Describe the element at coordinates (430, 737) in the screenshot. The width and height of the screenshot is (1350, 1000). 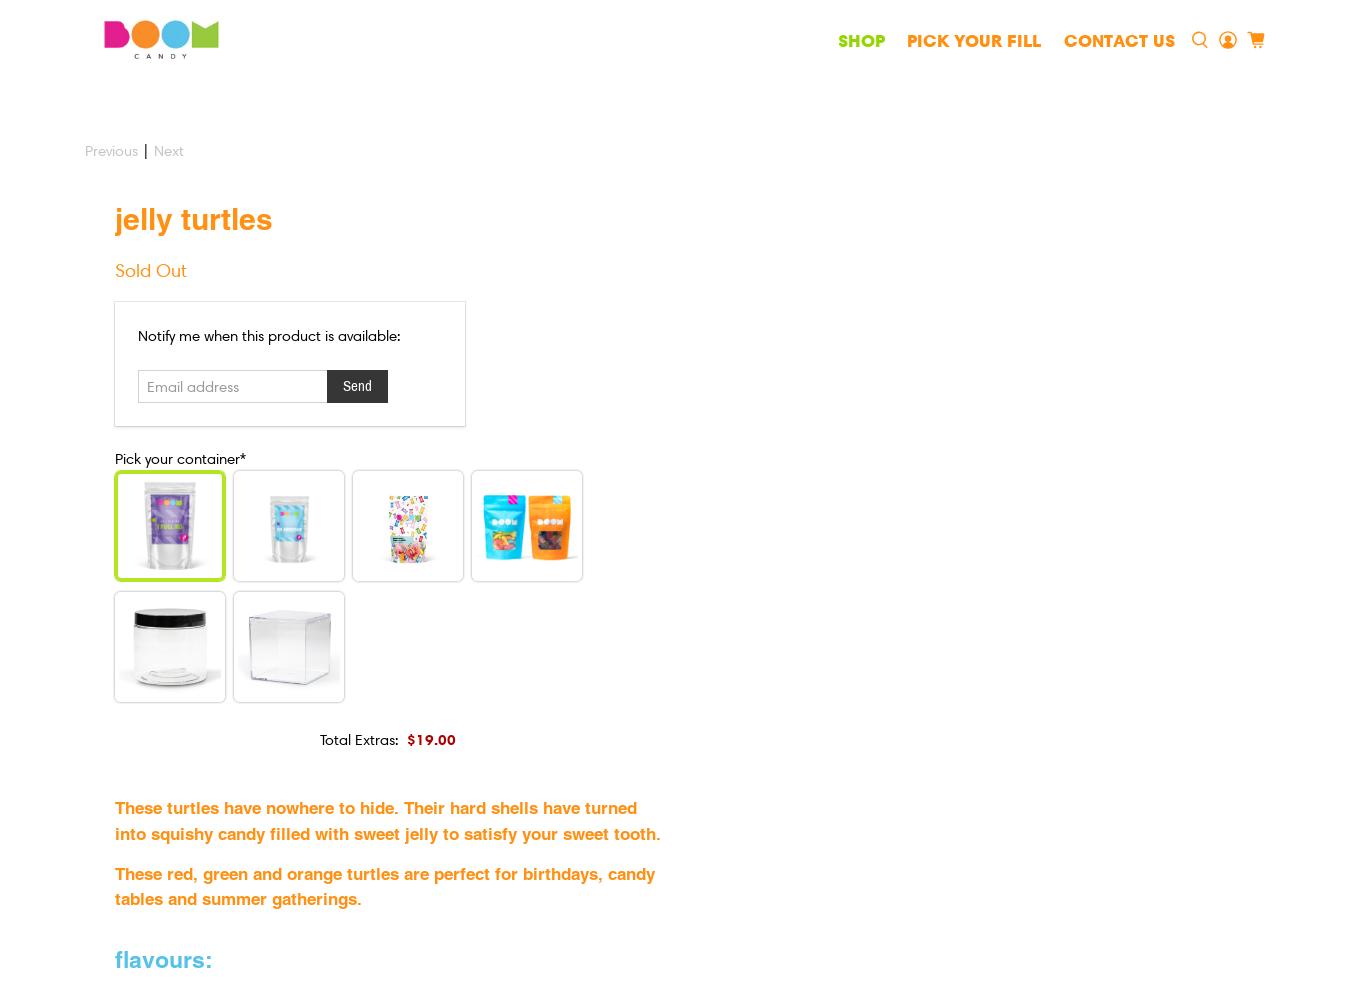
I see `'$19.00'` at that location.